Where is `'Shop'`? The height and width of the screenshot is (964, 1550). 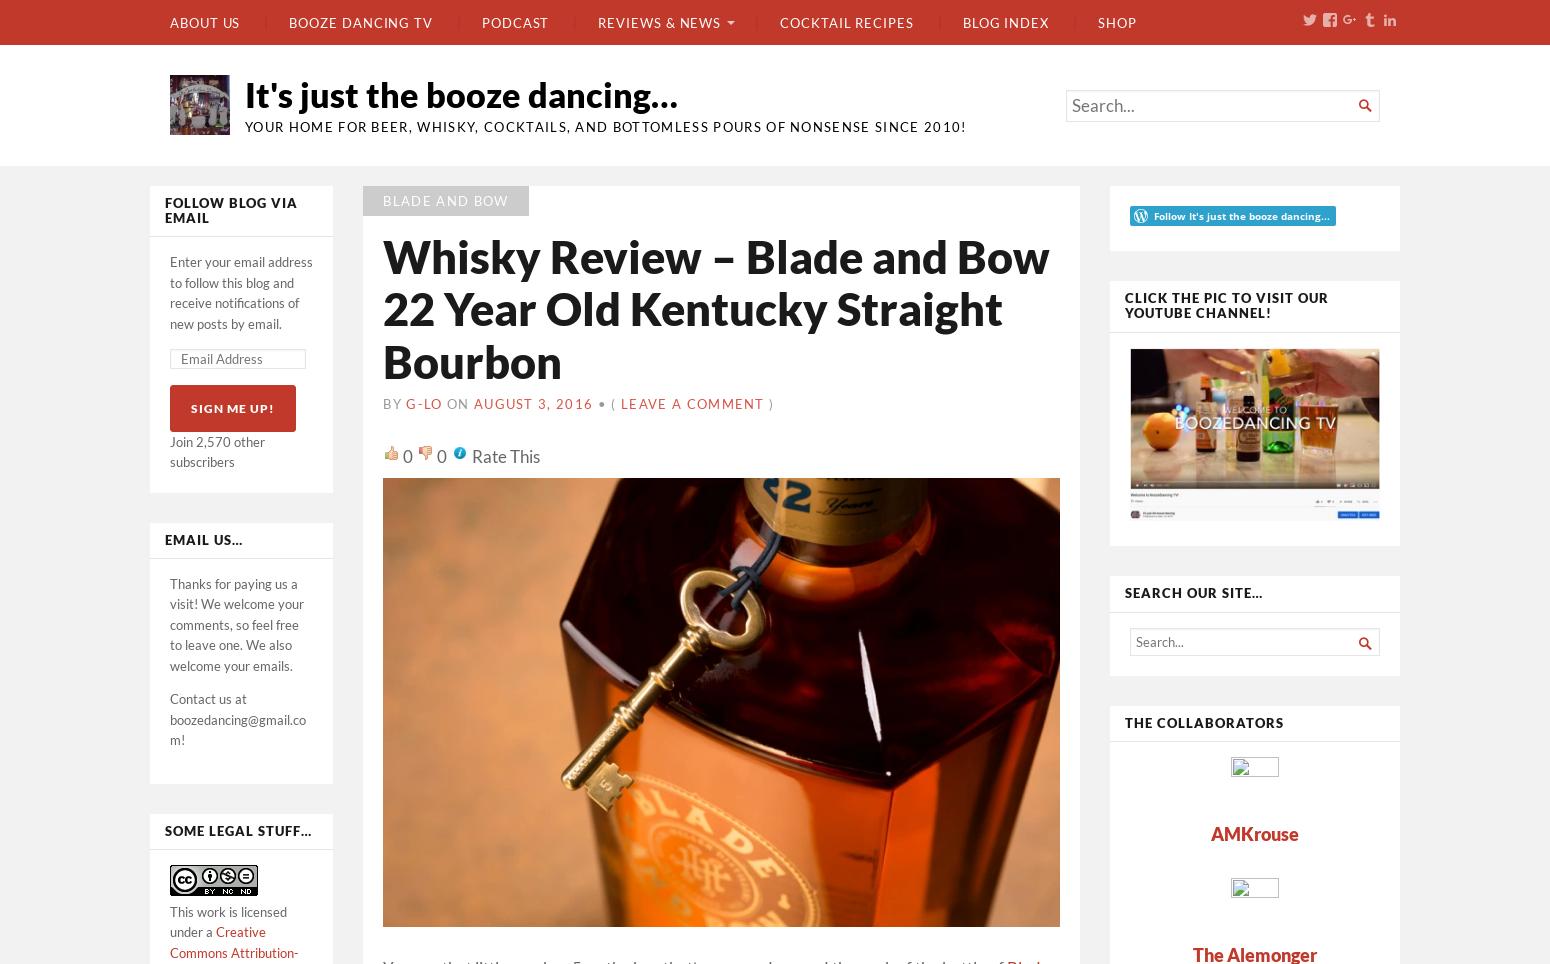 'Shop' is located at coordinates (1115, 20).